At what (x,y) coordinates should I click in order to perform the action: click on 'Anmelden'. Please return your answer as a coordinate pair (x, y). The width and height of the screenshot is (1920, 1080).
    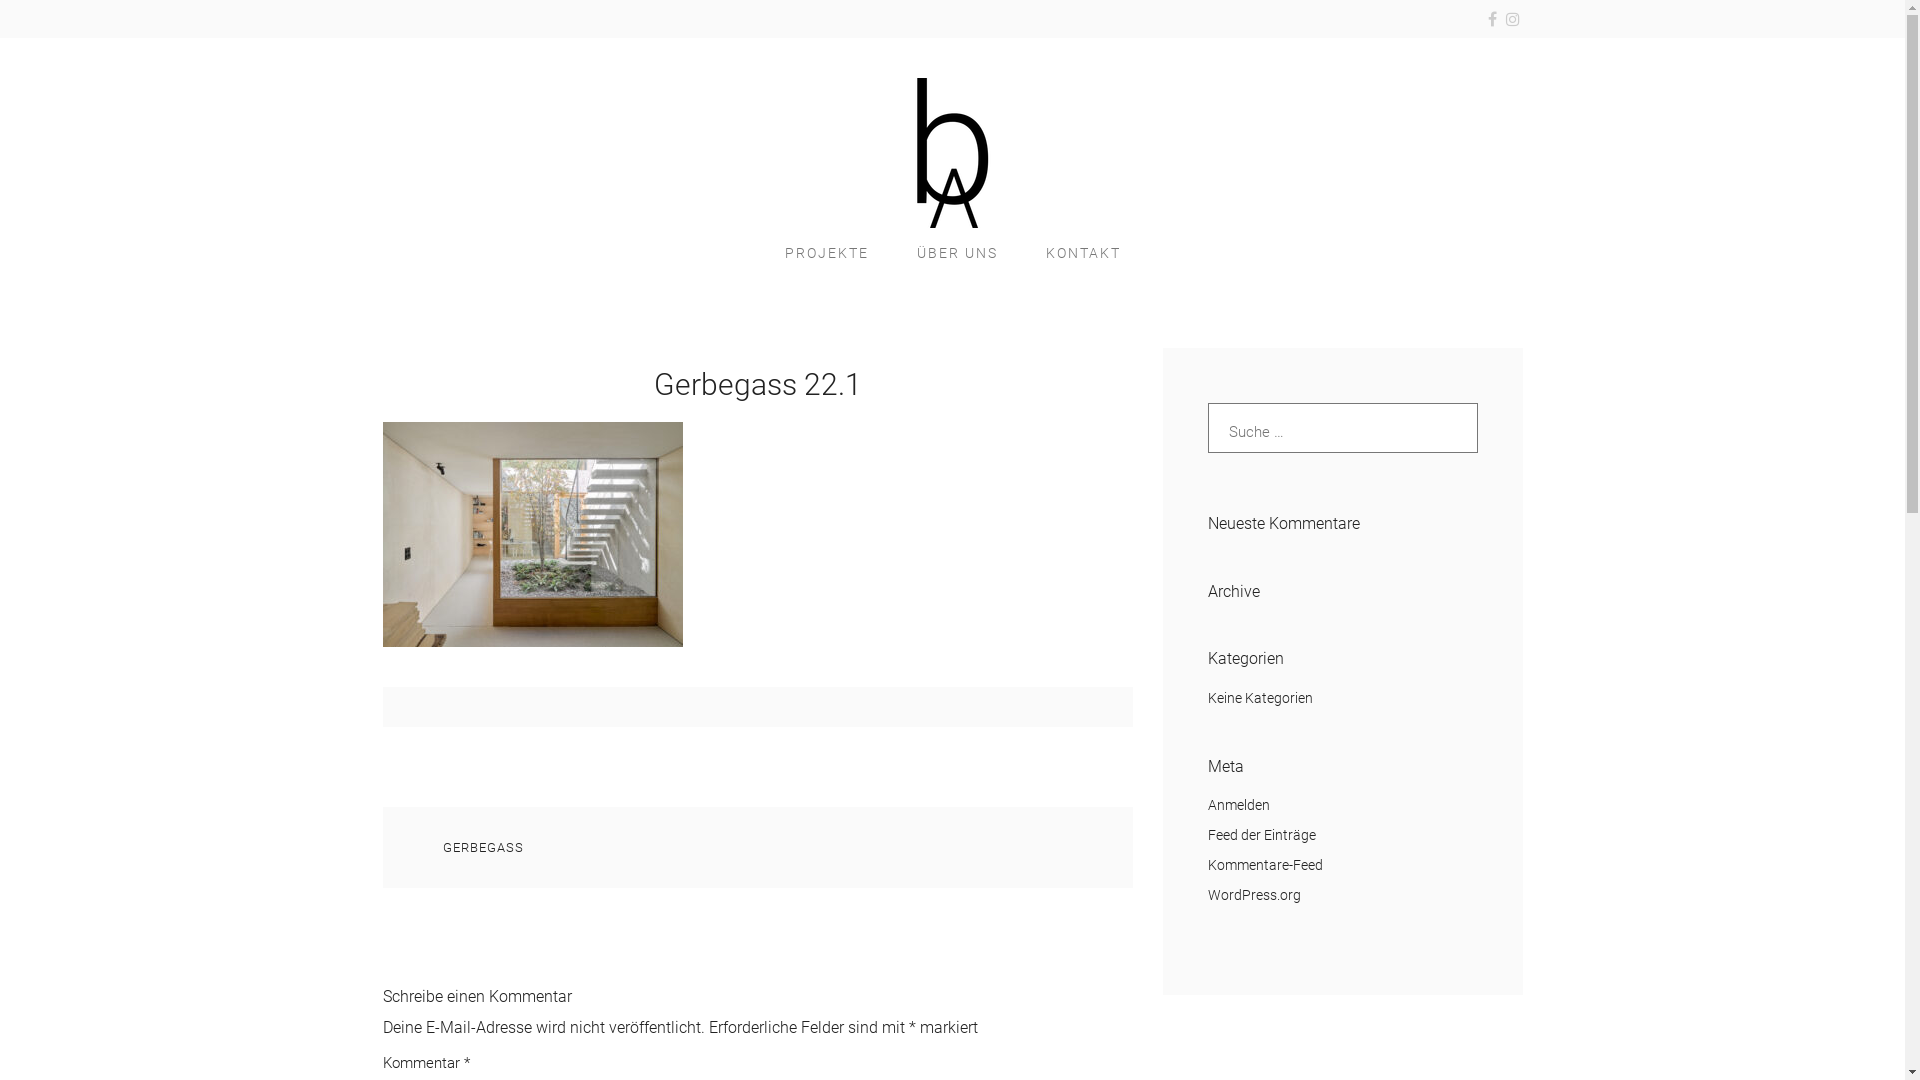
    Looking at the image, I should click on (1237, 804).